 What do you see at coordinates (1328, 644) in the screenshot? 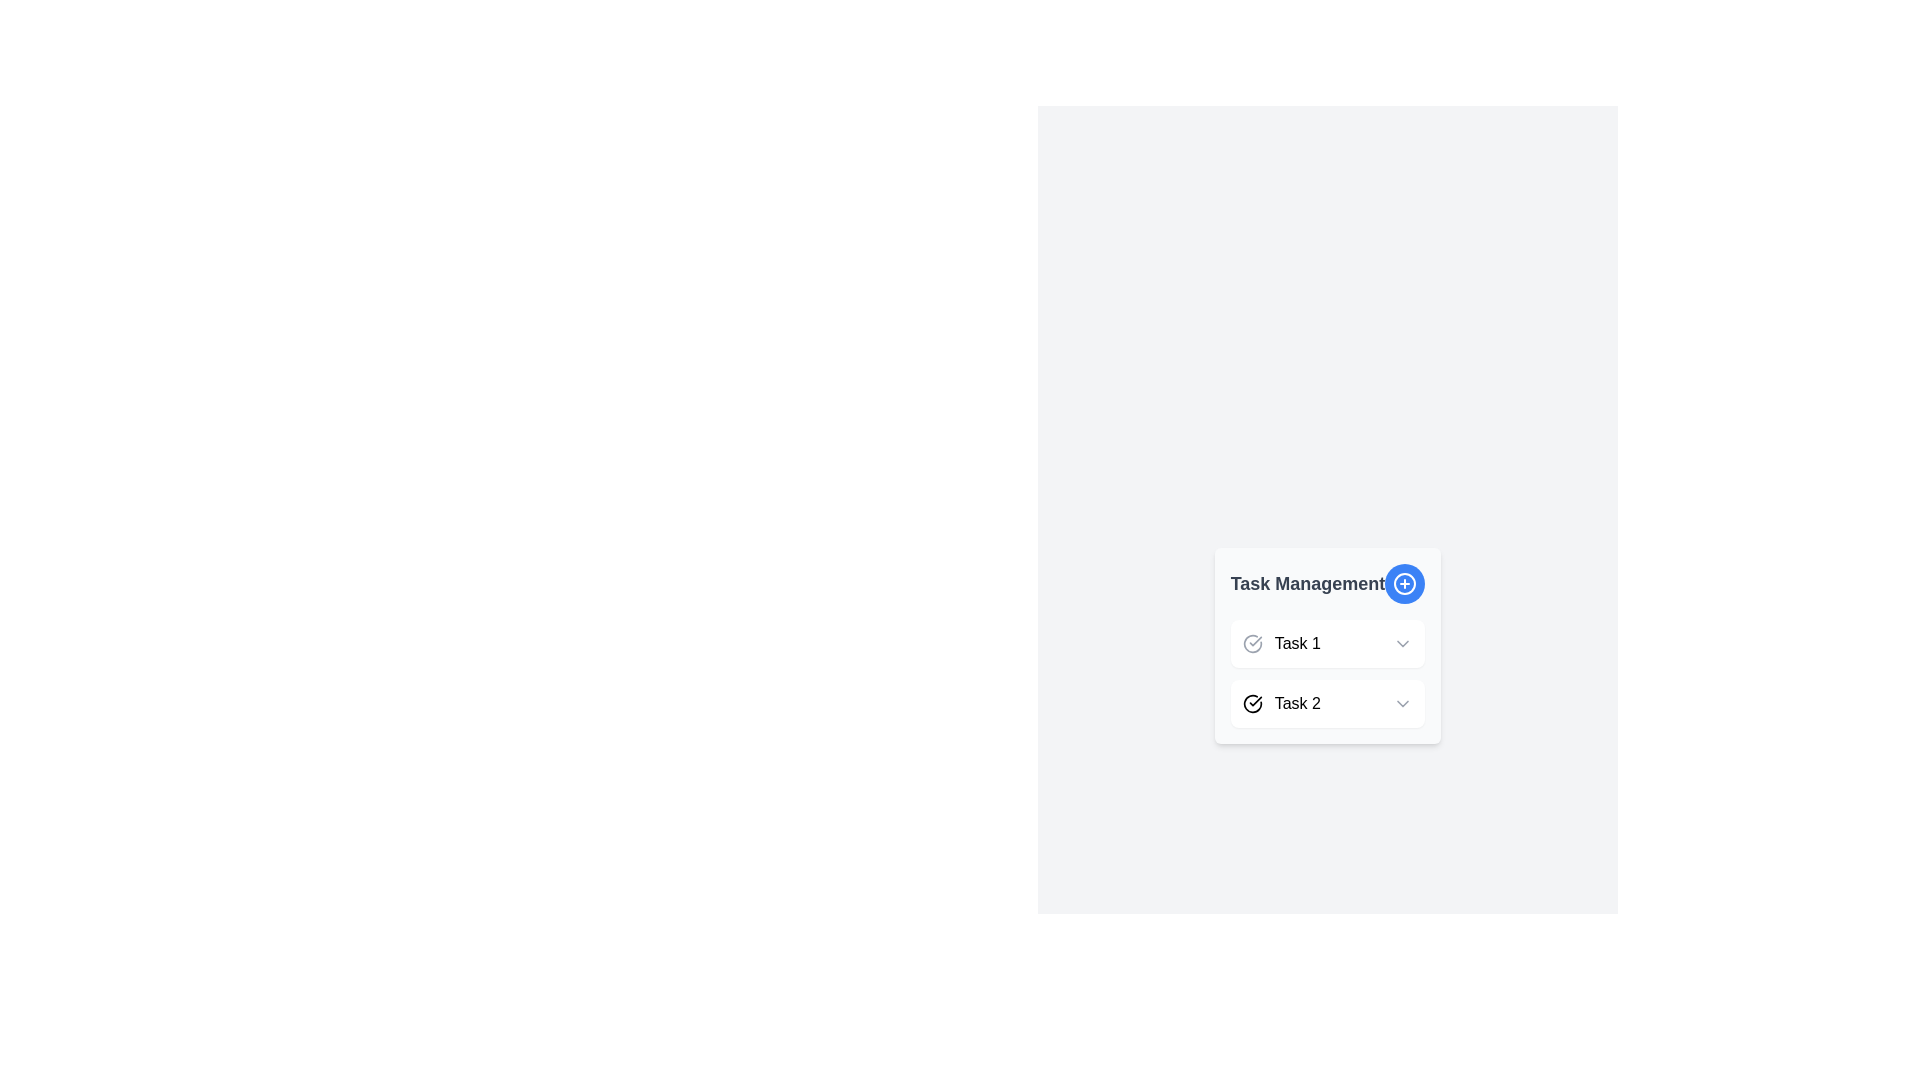
I see `the first task list item block displaying 'Task 1', which has a white background and rounded corners` at bounding box center [1328, 644].